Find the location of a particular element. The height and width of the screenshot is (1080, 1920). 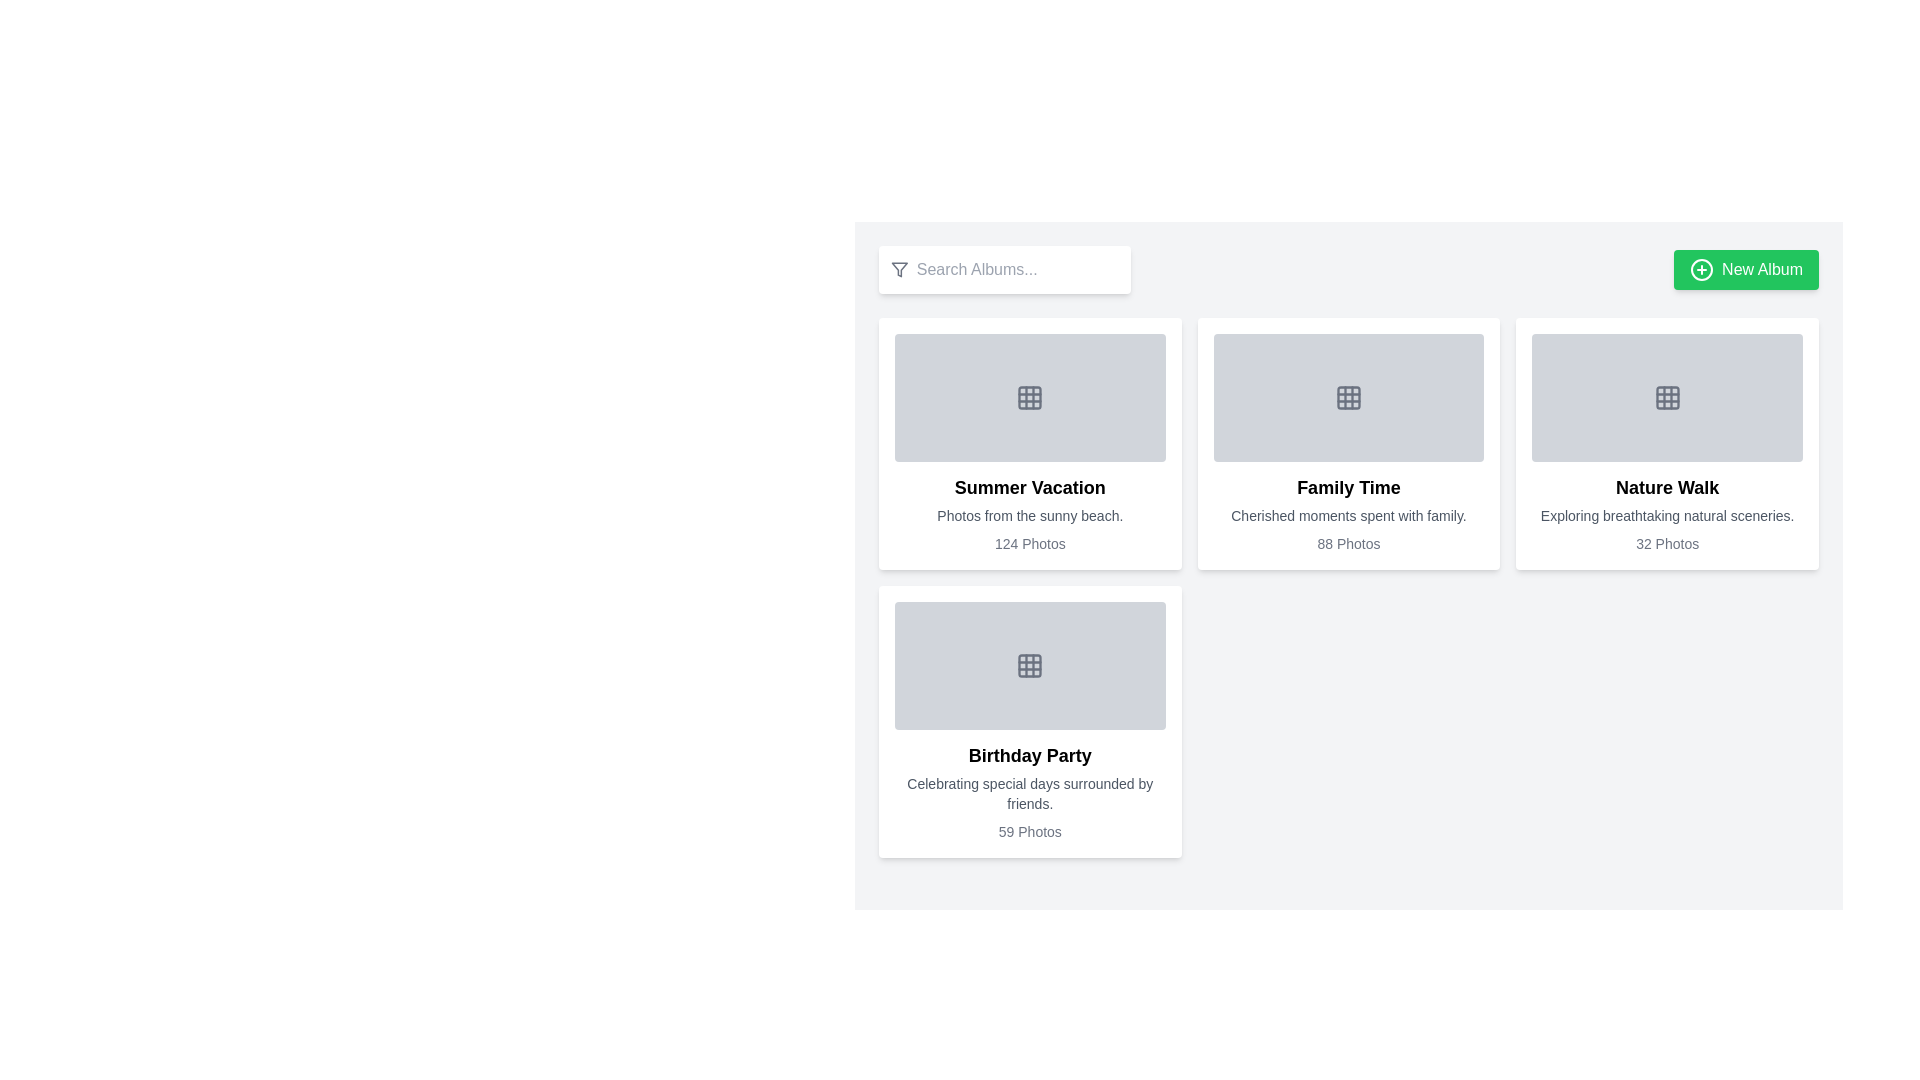

the 'Summer Vacation' card, which is the first item in the grid layout is located at coordinates (1030, 442).